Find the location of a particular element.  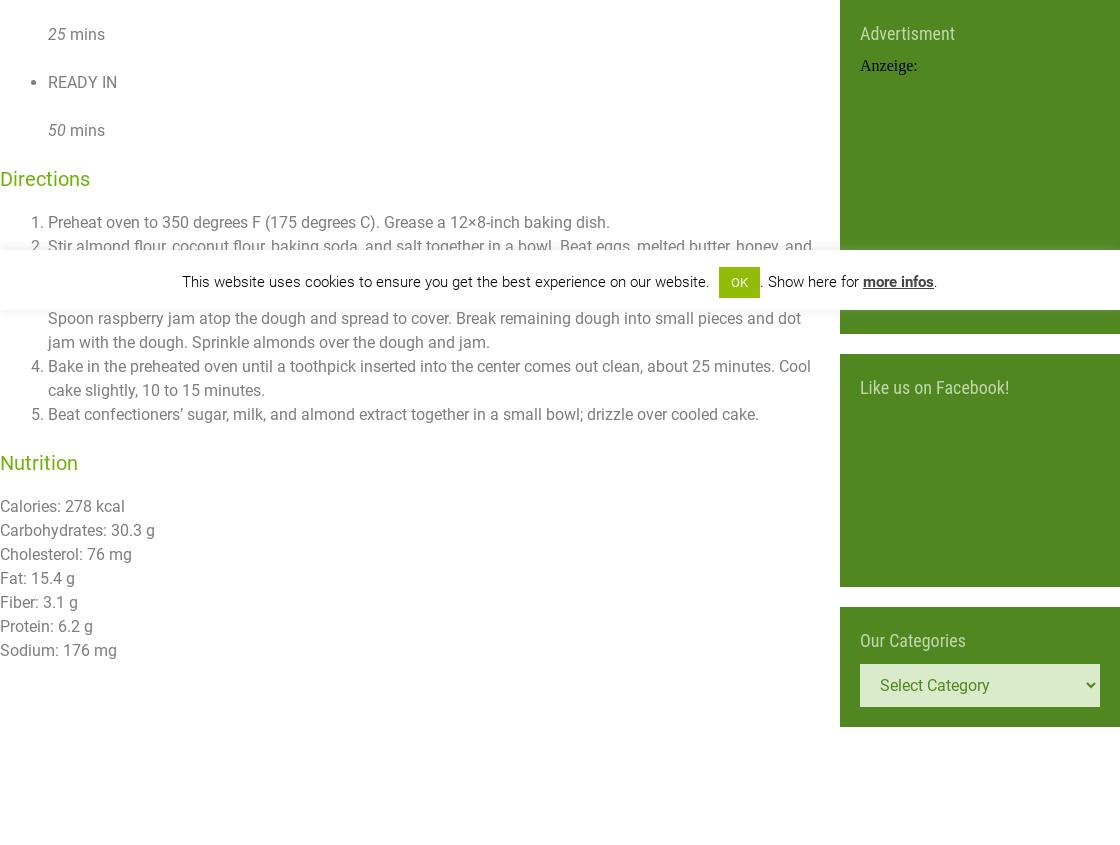

'kcal' is located at coordinates (108, 506).